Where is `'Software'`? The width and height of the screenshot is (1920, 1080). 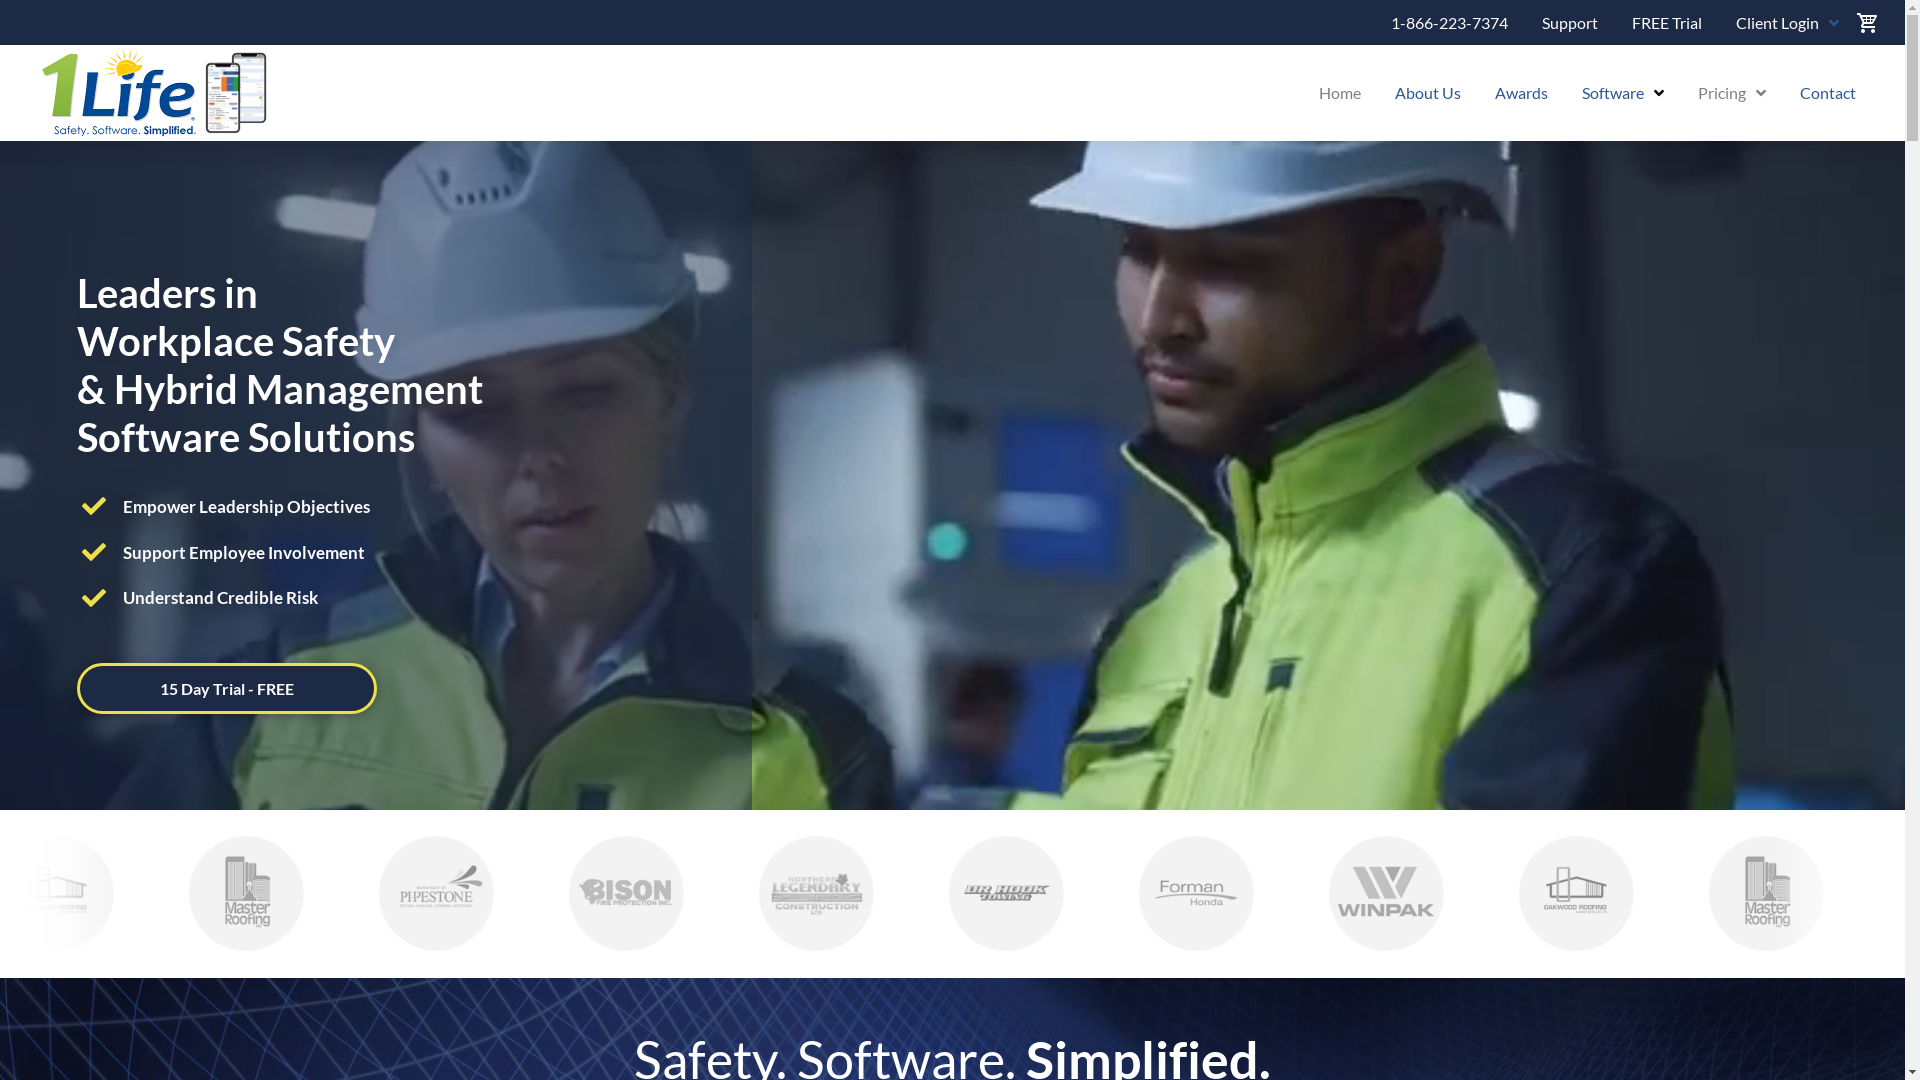 'Software' is located at coordinates (1563, 92).